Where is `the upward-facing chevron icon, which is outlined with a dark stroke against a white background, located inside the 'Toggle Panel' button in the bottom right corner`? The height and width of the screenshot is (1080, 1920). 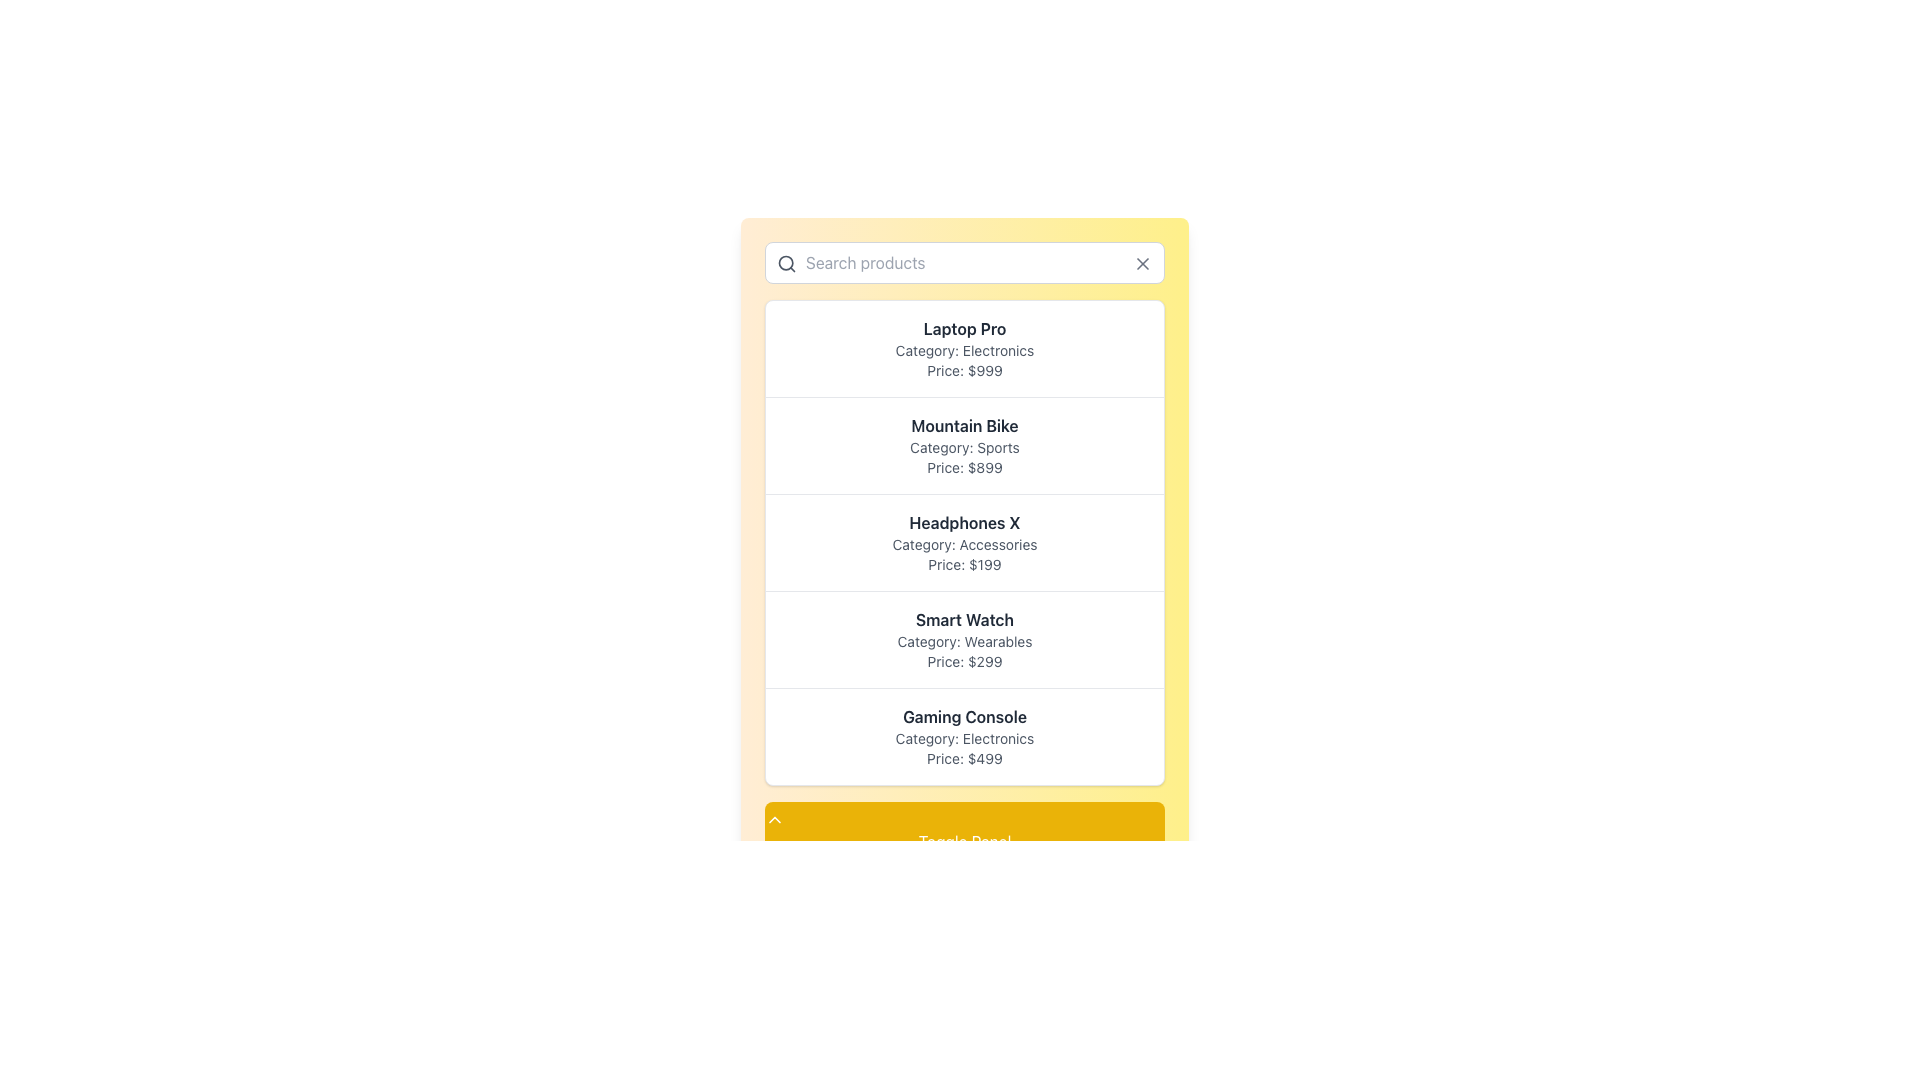
the upward-facing chevron icon, which is outlined with a dark stroke against a white background, located inside the 'Toggle Panel' button in the bottom right corner is located at coordinates (773, 820).